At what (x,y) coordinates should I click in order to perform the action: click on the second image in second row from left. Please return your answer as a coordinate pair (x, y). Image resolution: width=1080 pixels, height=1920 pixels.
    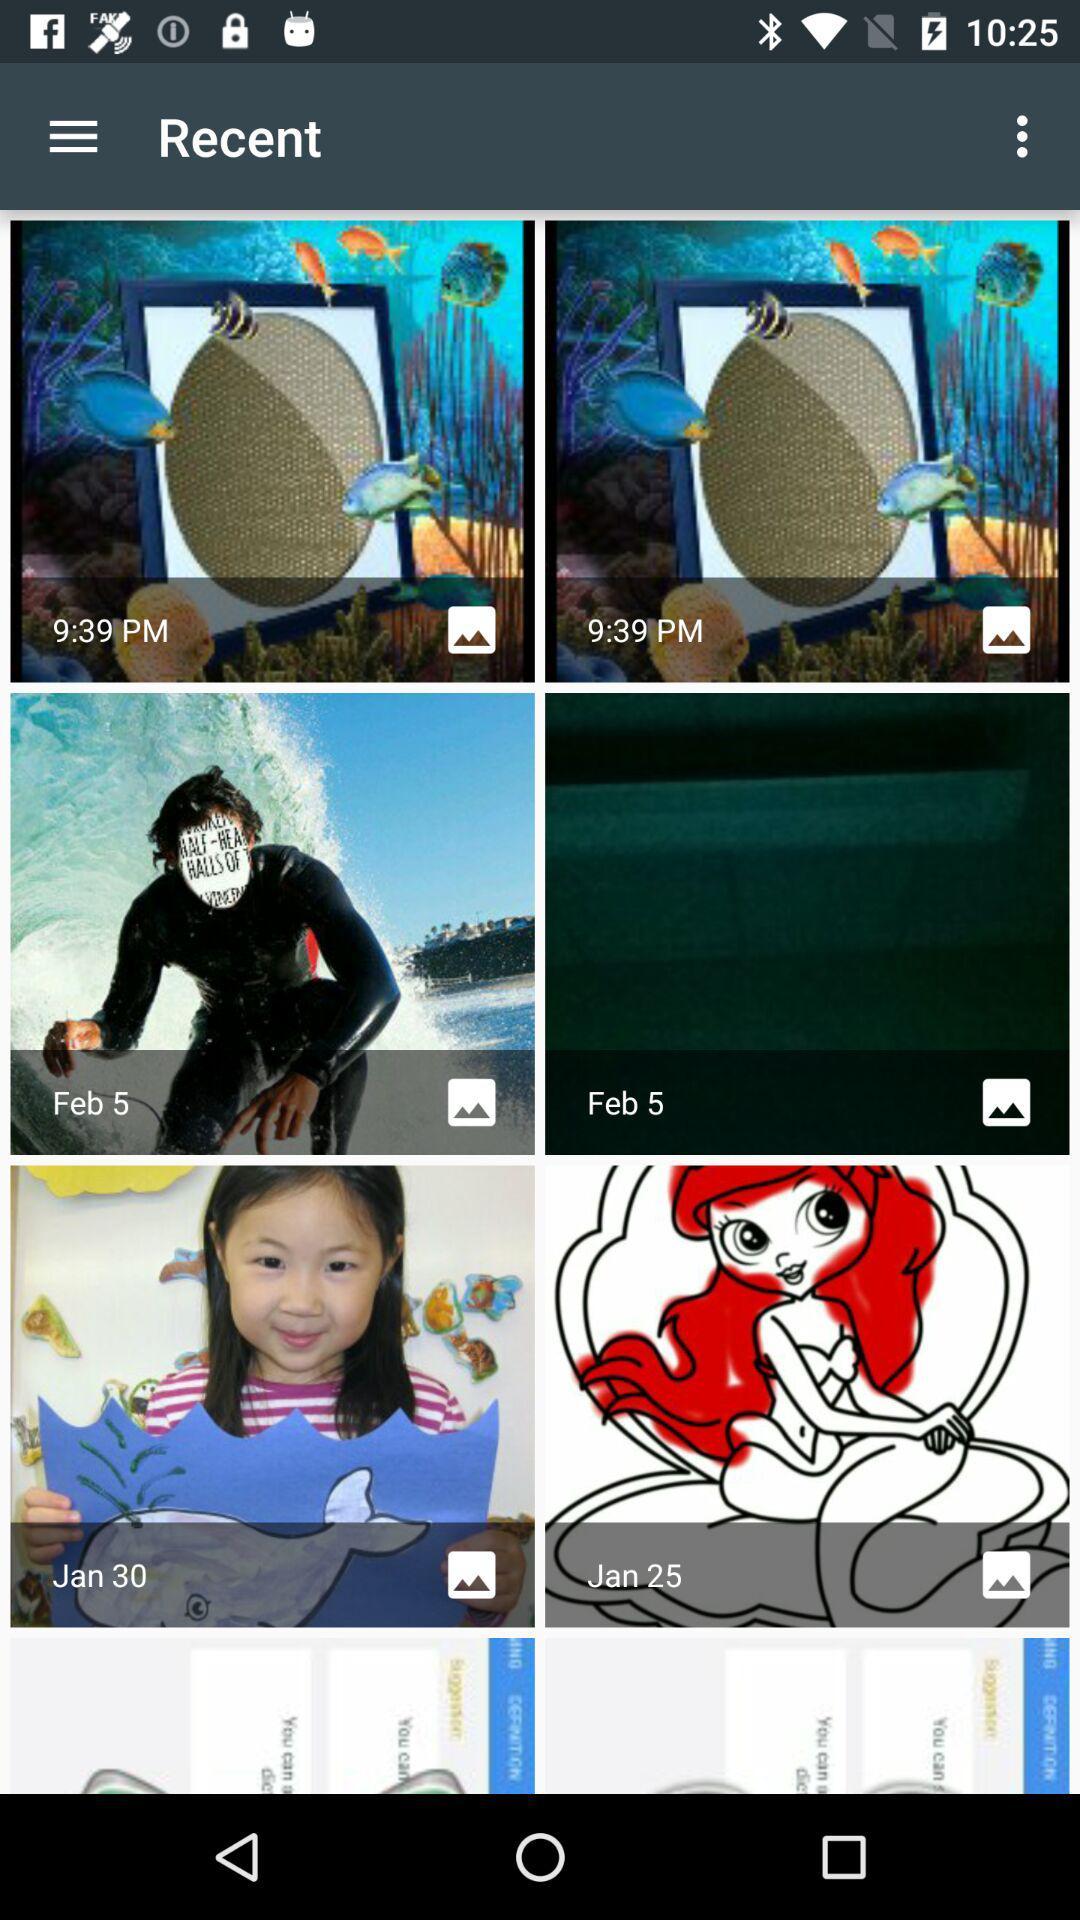
    Looking at the image, I should click on (806, 923).